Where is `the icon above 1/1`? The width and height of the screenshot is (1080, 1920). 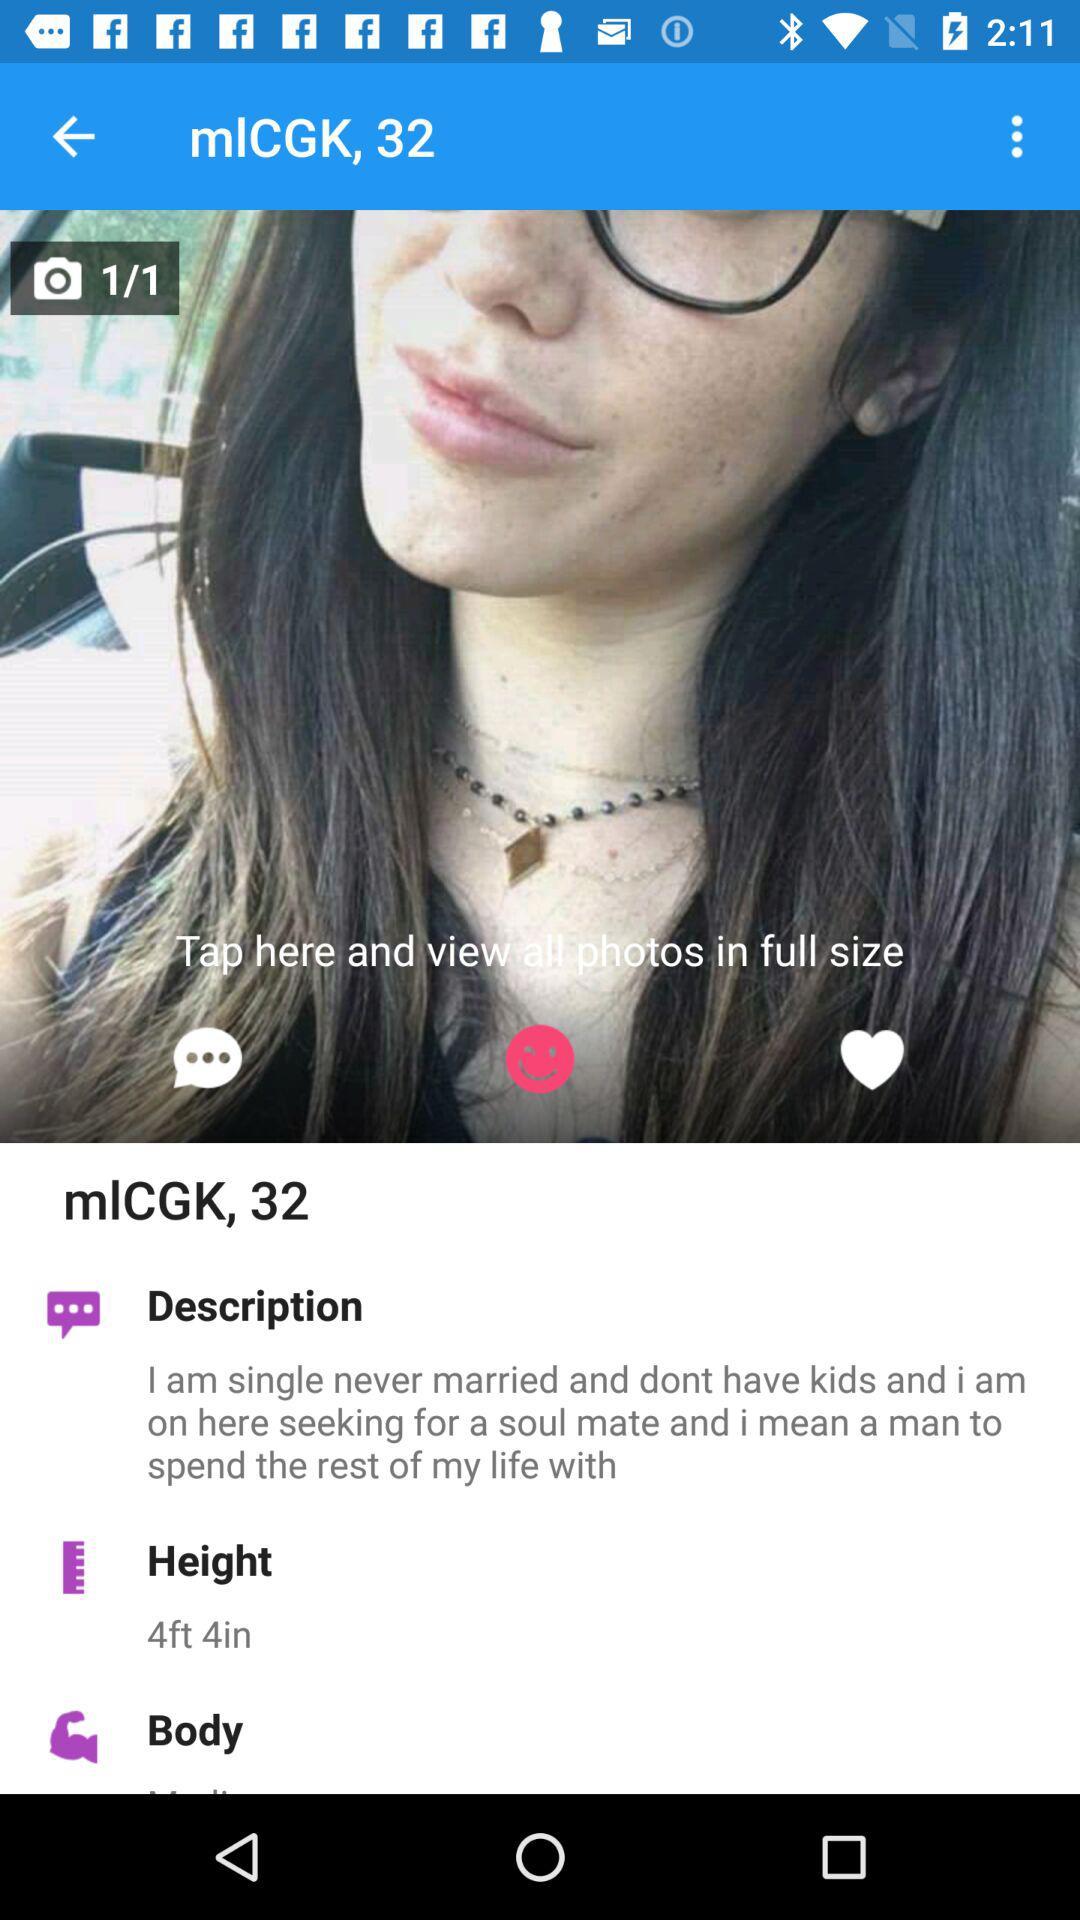 the icon above 1/1 is located at coordinates (72, 135).